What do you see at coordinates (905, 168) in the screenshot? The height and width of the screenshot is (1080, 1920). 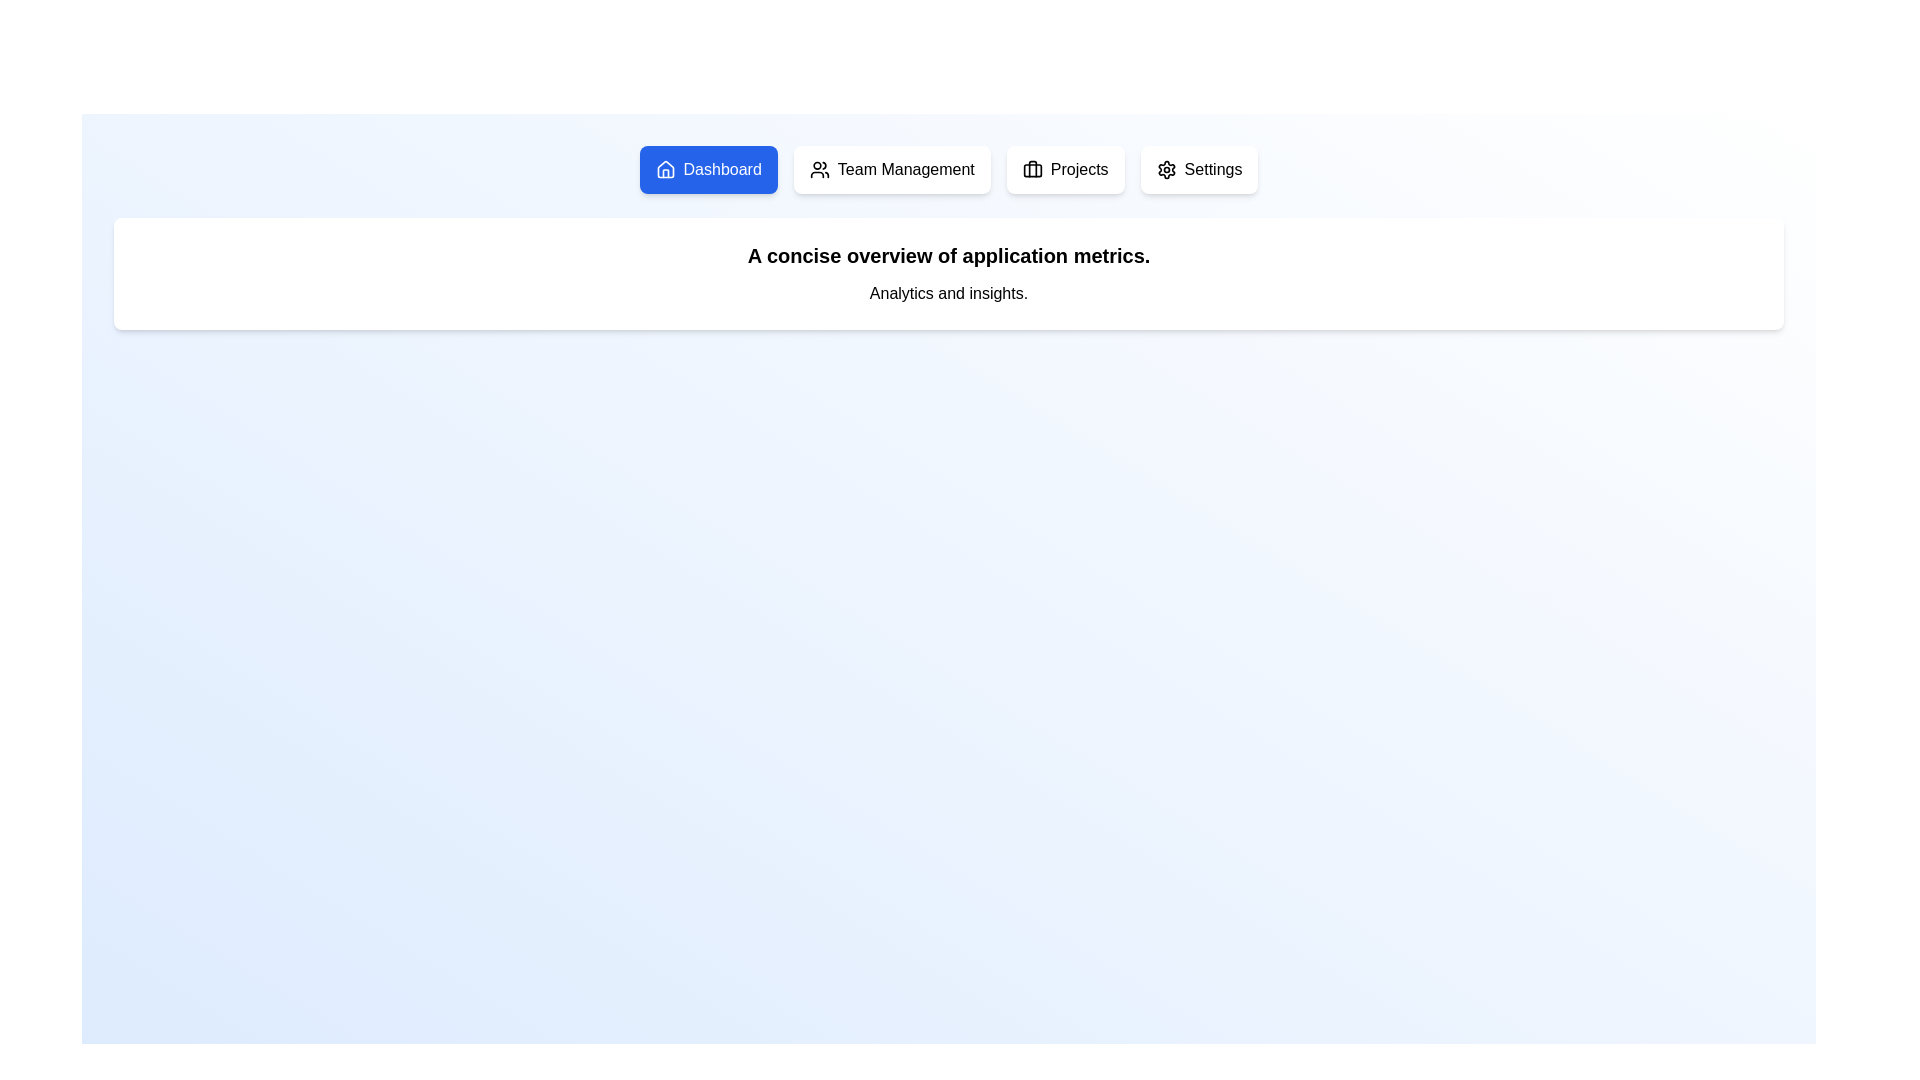 I see `the 'Team Management' text label in the navigation menu` at bounding box center [905, 168].